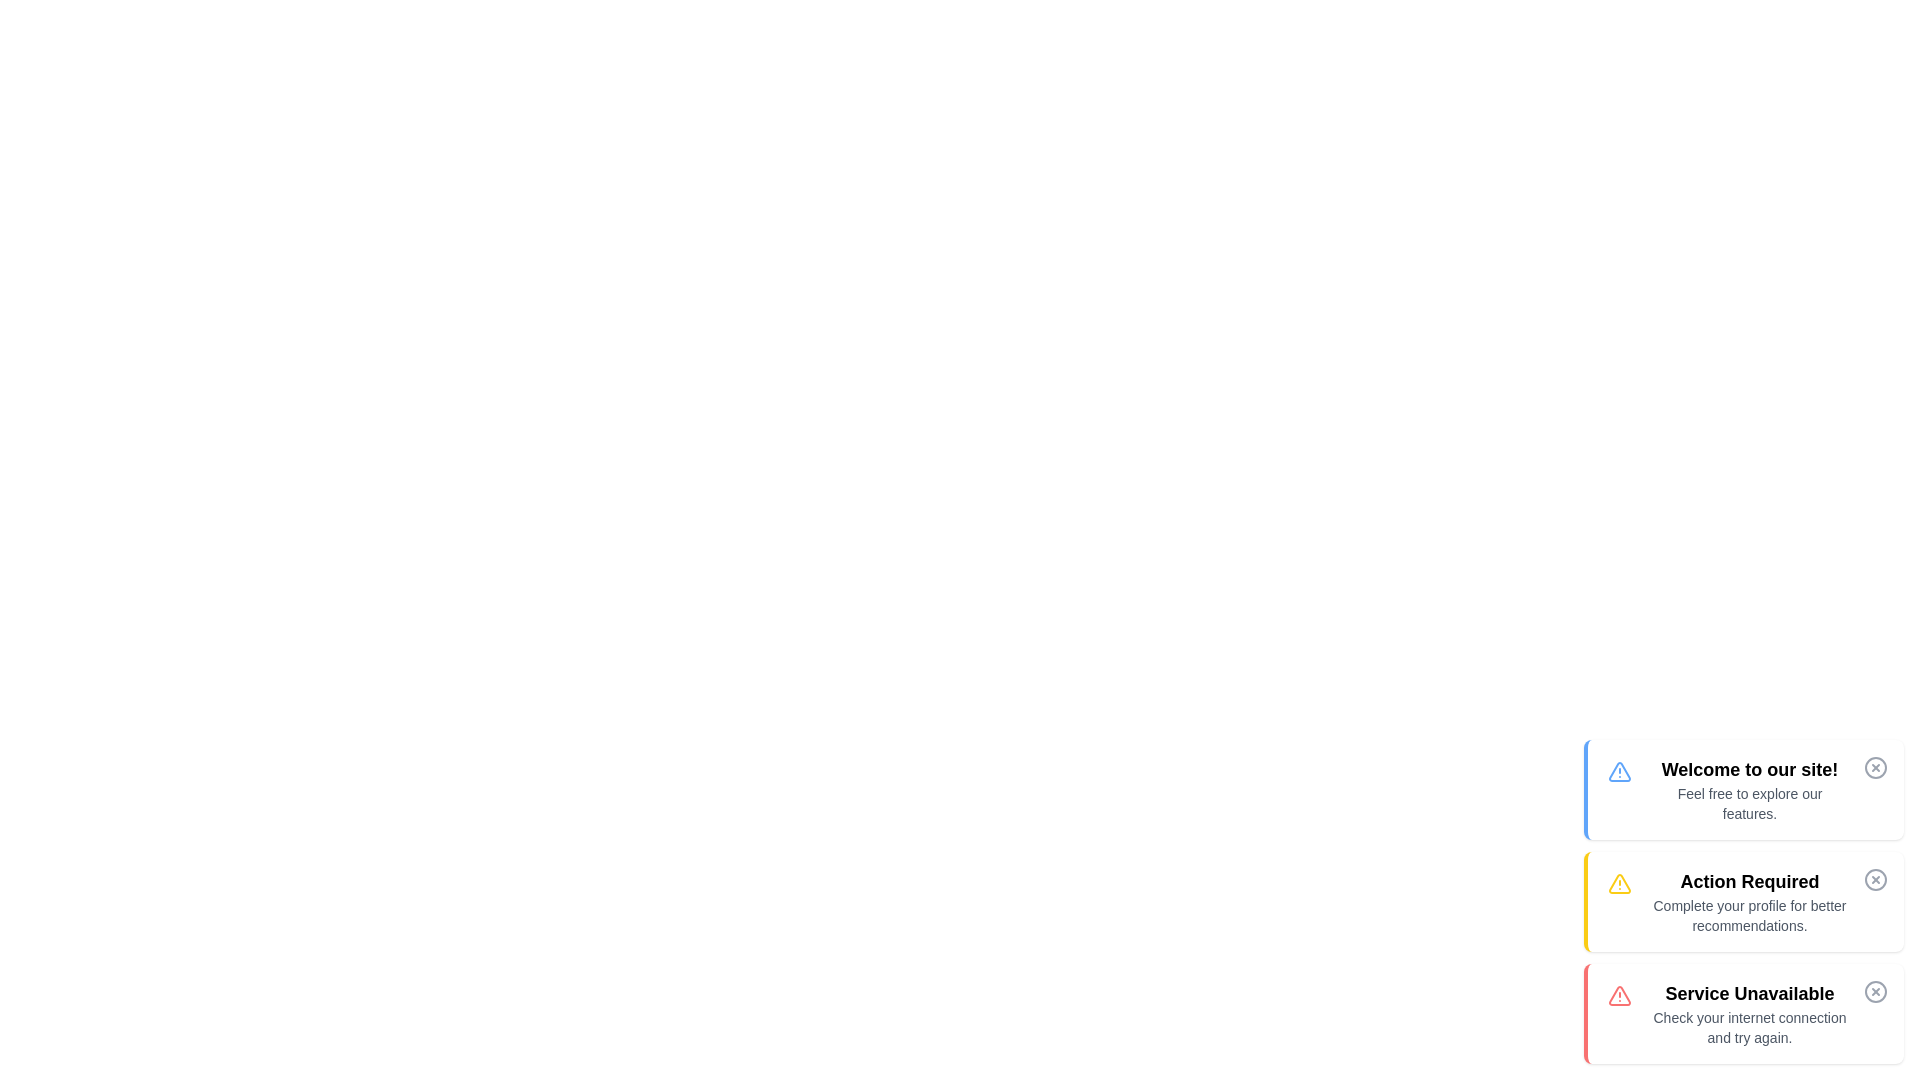 The height and width of the screenshot is (1080, 1920). Describe the element at coordinates (1875, 766) in the screenshot. I see `the close button icon, which is a circular shape with a cross inside, located at the top right corner of the notification card adjacent to the welcome text, to trigger the color change effect` at that location.